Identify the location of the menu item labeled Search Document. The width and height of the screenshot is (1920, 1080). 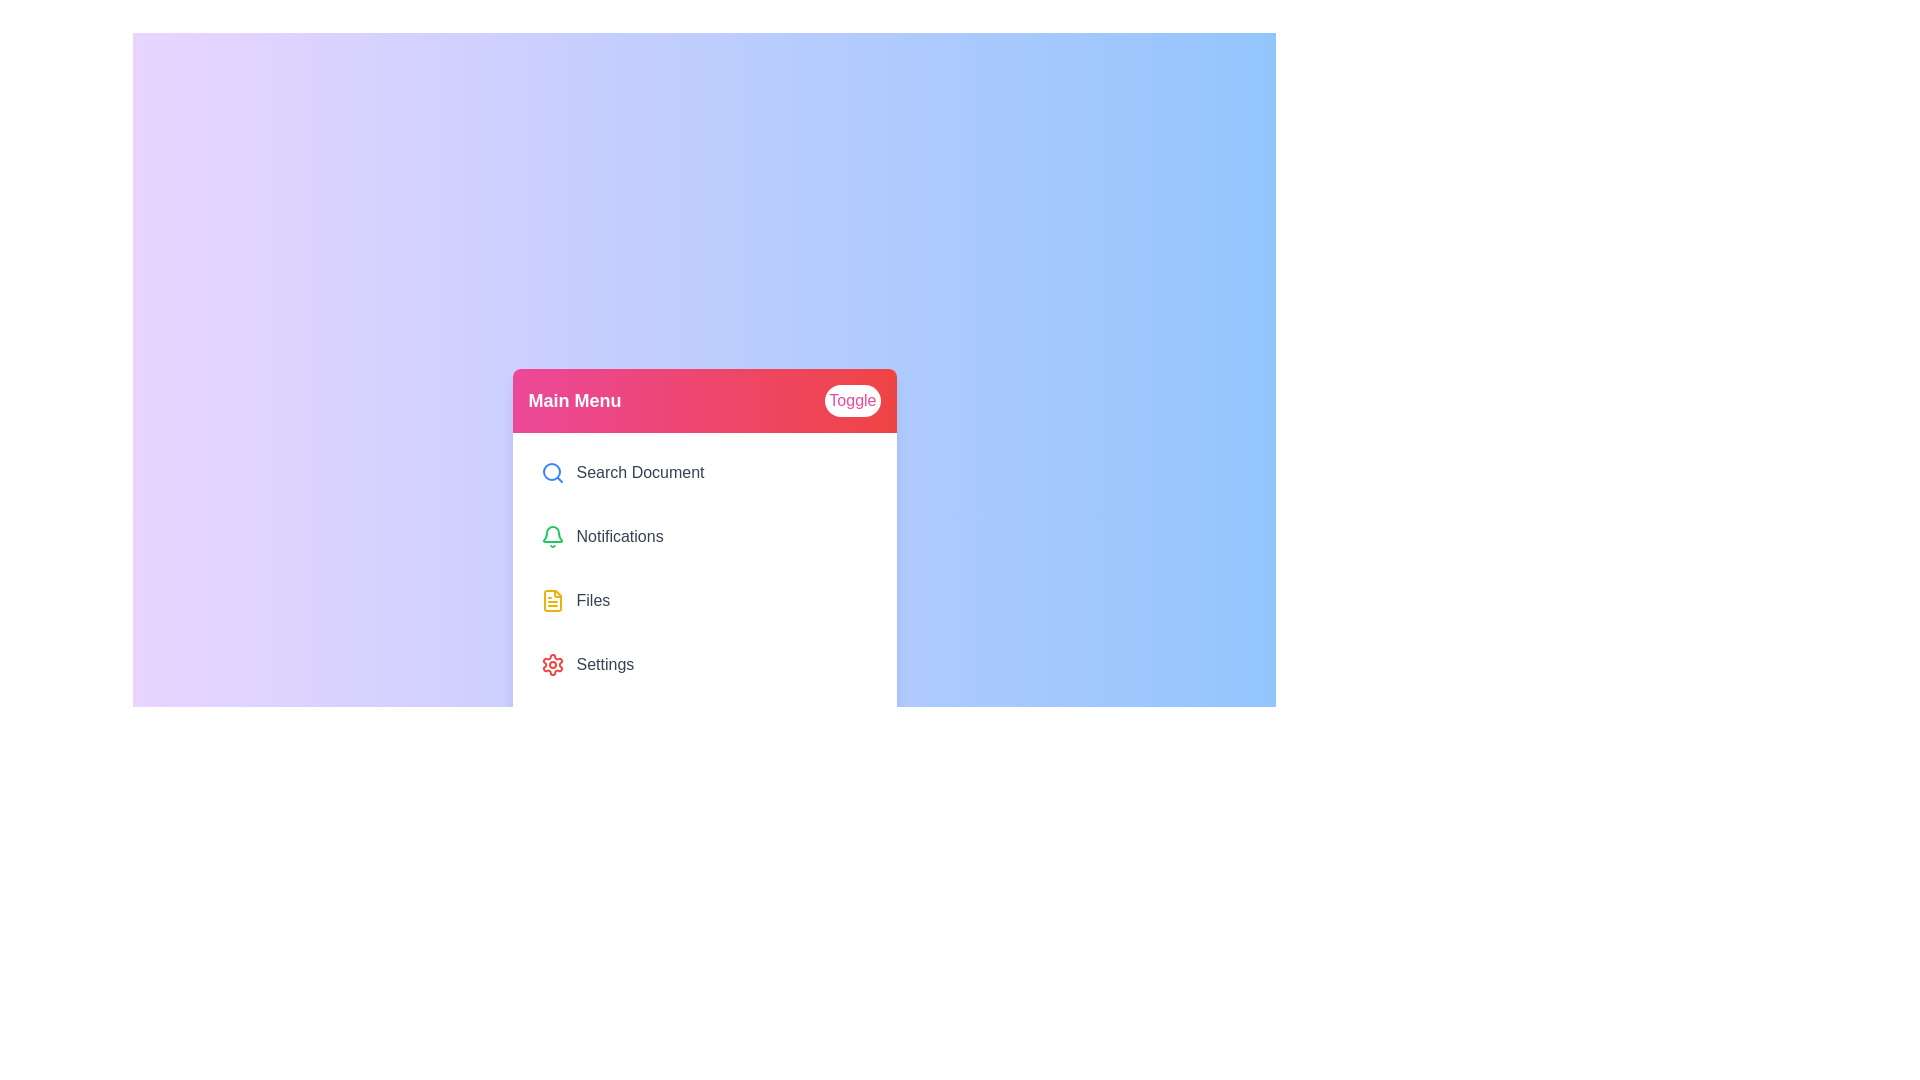
(704, 473).